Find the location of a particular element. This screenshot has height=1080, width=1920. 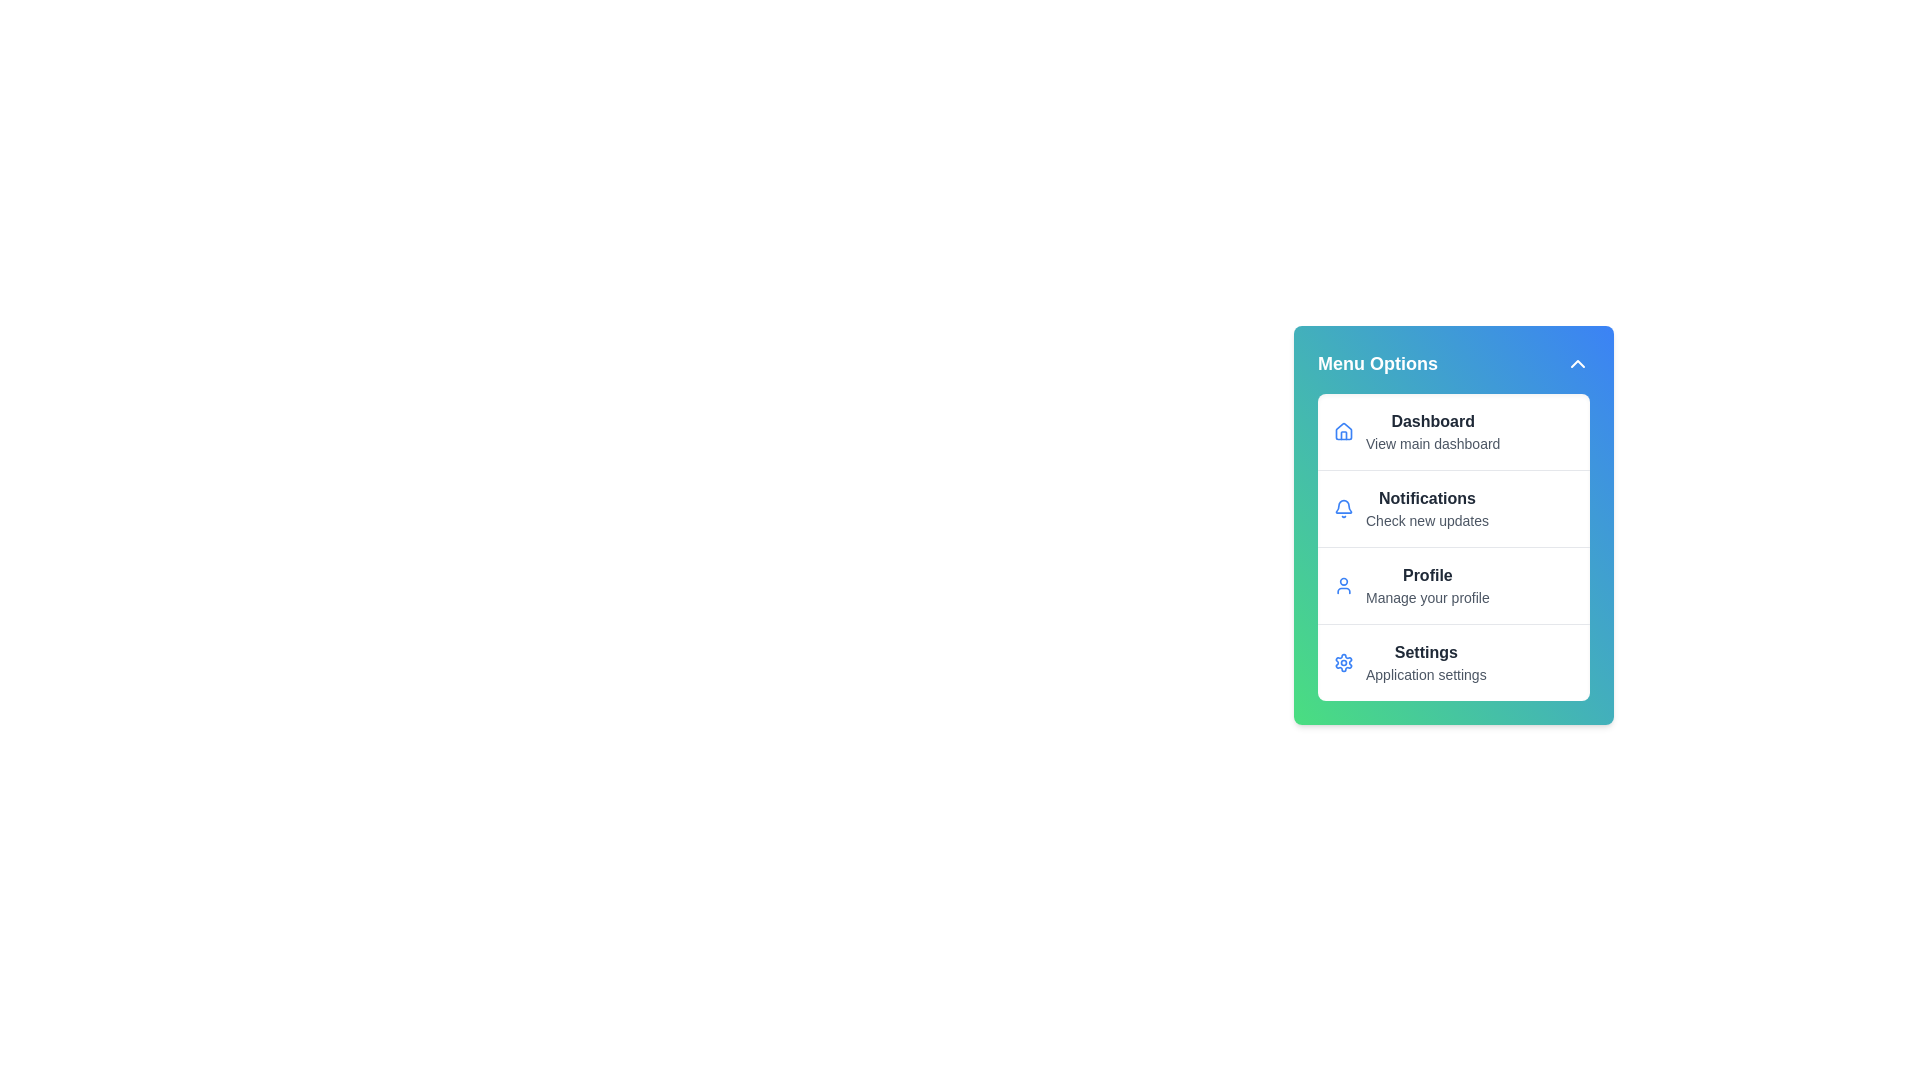

the menu item Notifications is located at coordinates (1454, 507).